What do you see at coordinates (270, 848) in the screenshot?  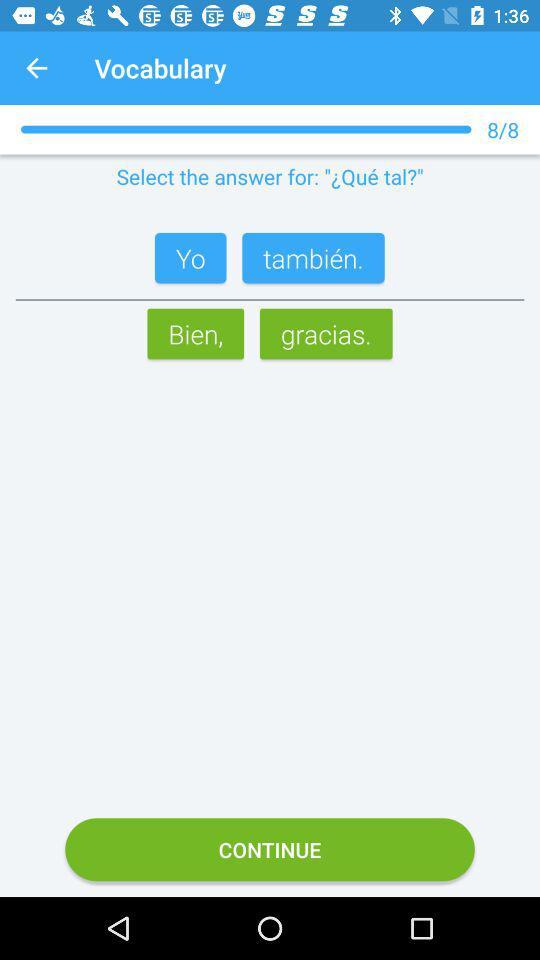 I see `the icon below the bien, icon` at bounding box center [270, 848].